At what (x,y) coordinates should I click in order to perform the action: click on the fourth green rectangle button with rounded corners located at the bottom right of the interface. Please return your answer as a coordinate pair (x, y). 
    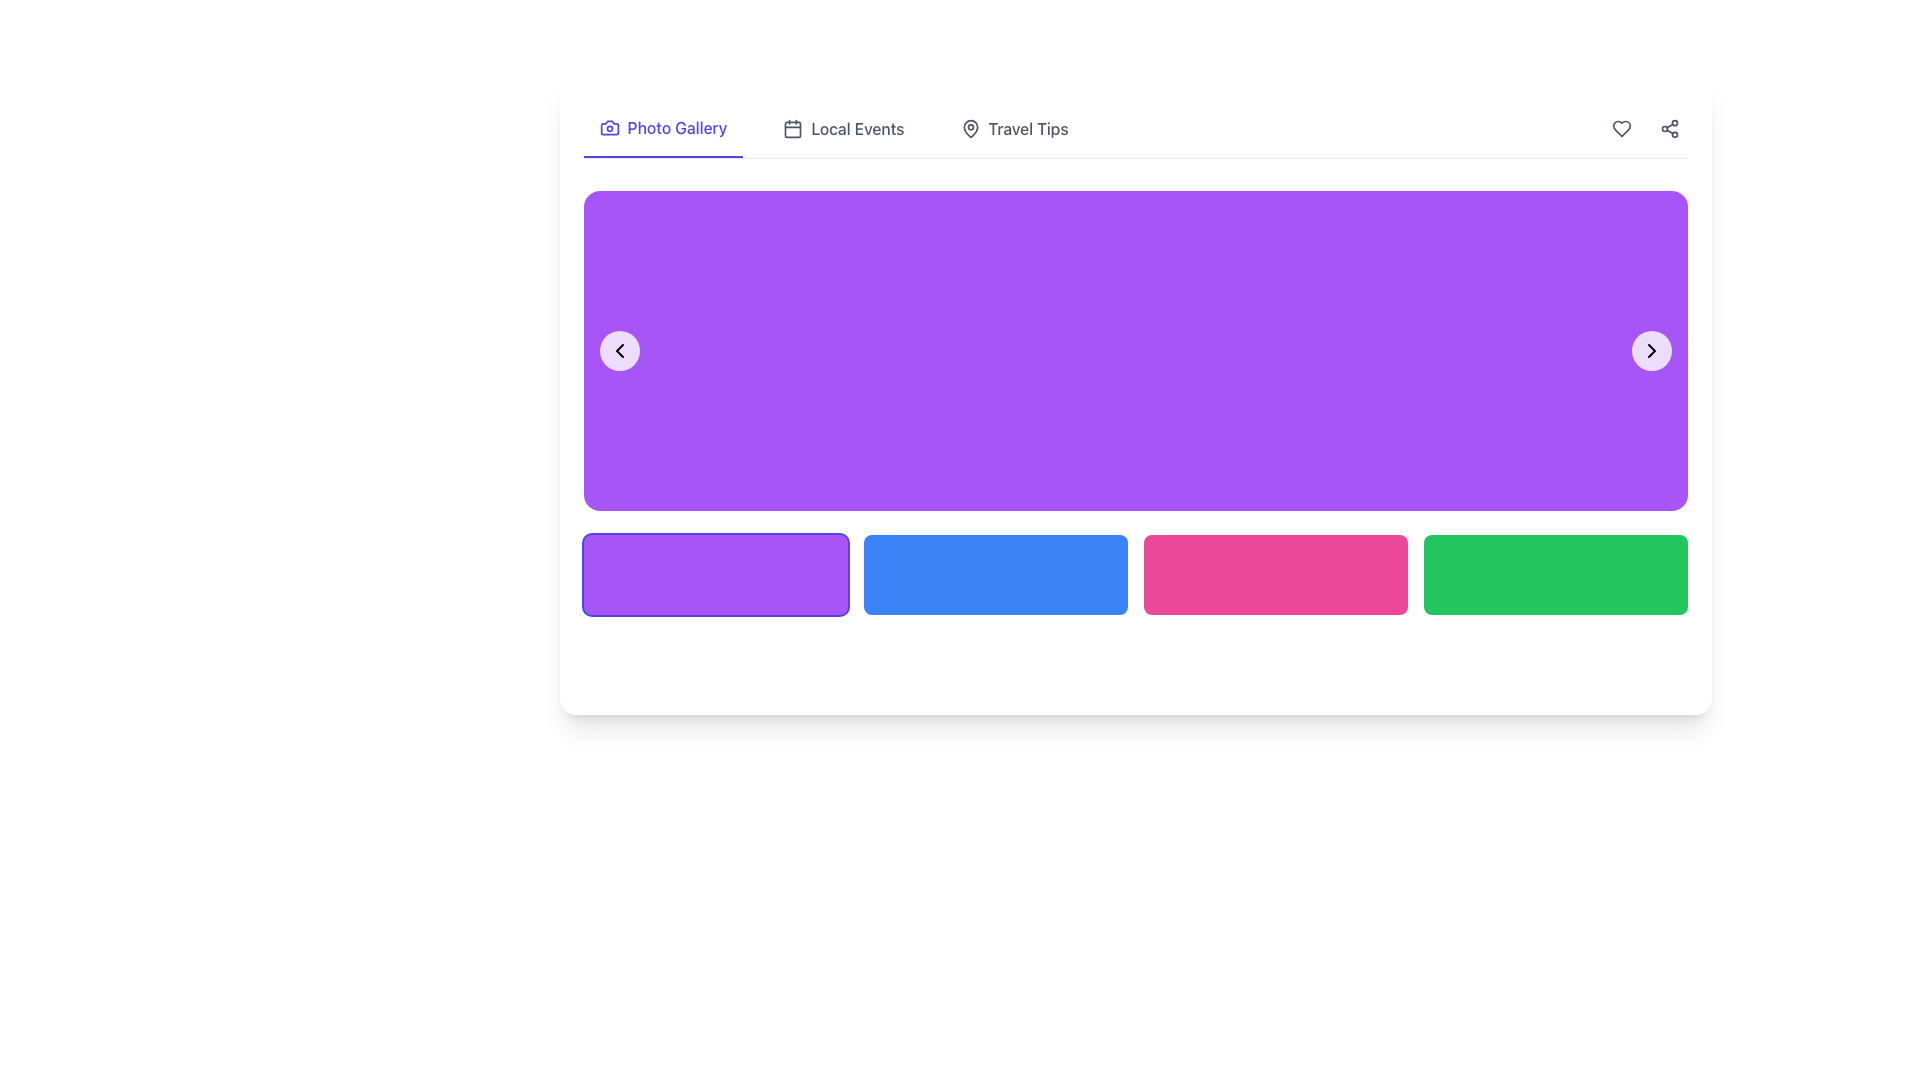
    Looking at the image, I should click on (1554, 574).